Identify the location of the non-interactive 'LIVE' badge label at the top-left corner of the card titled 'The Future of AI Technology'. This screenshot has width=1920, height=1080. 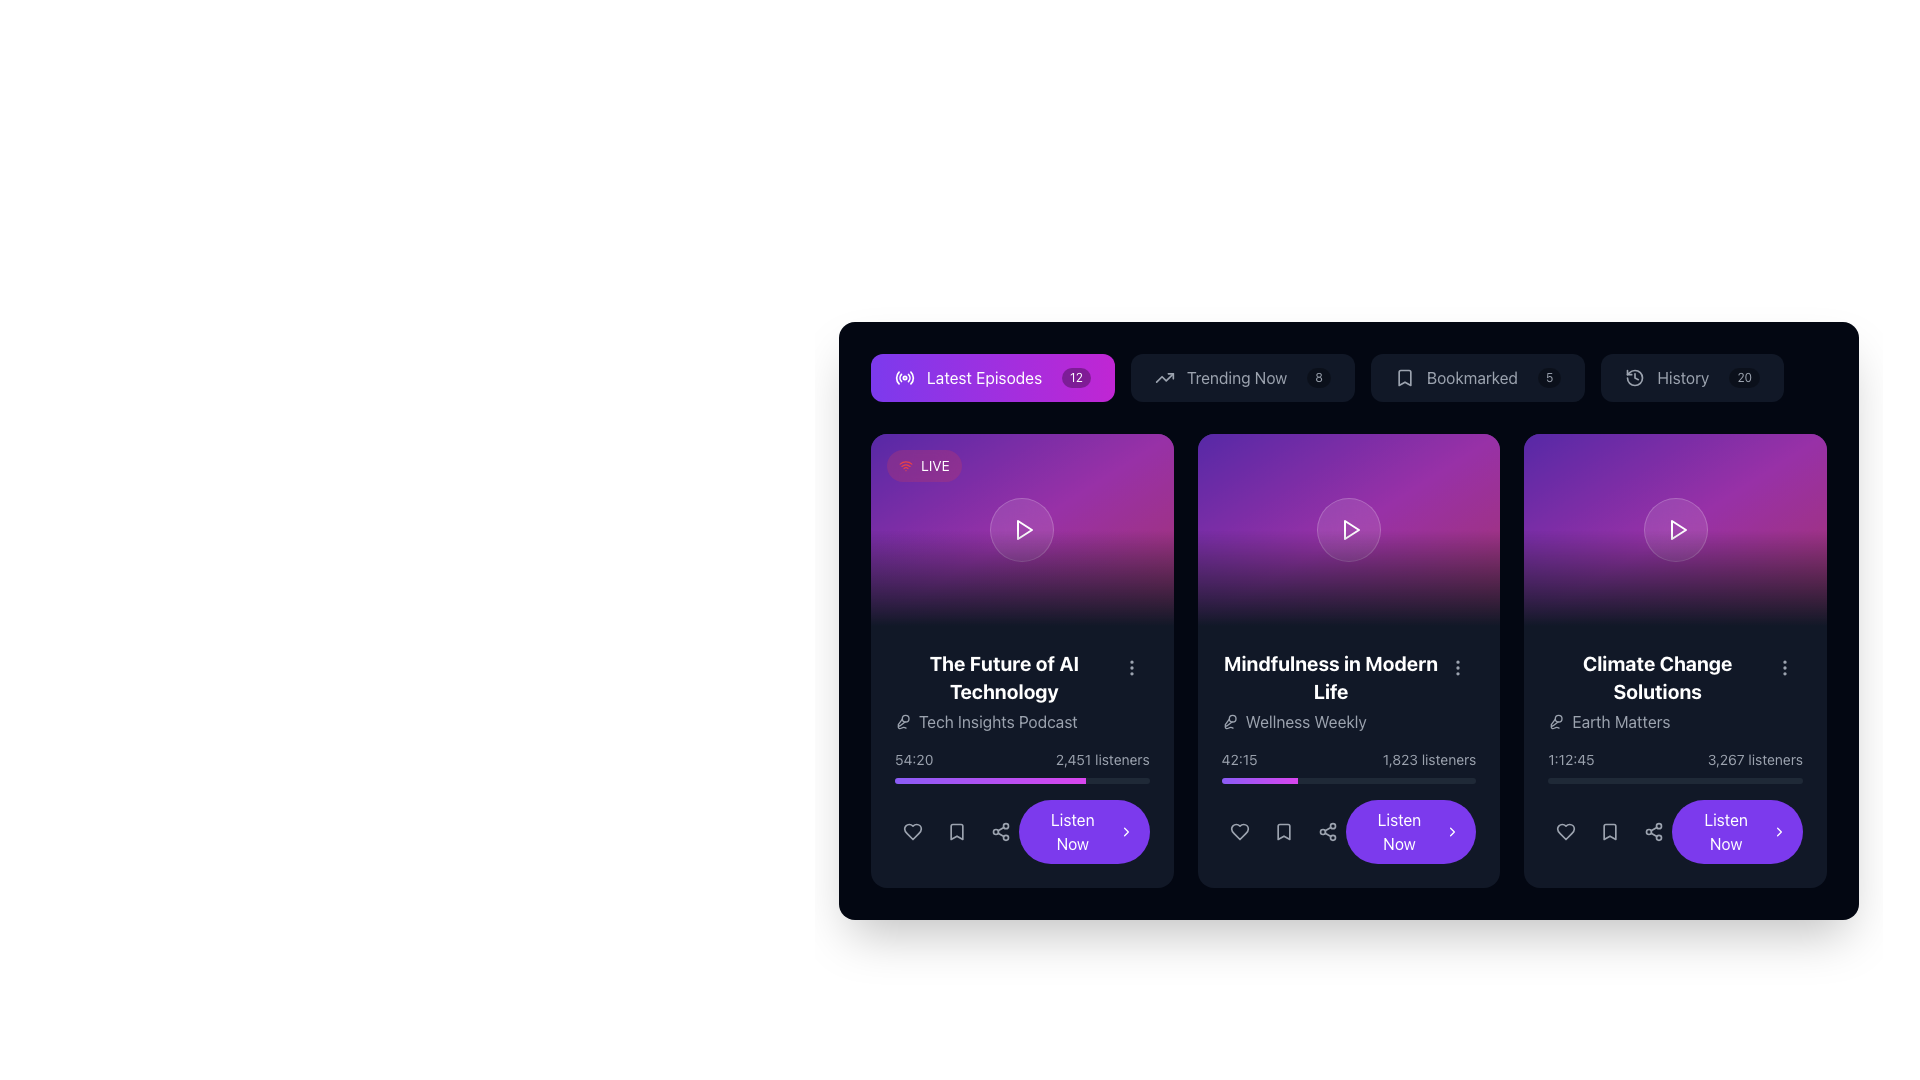
(923, 466).